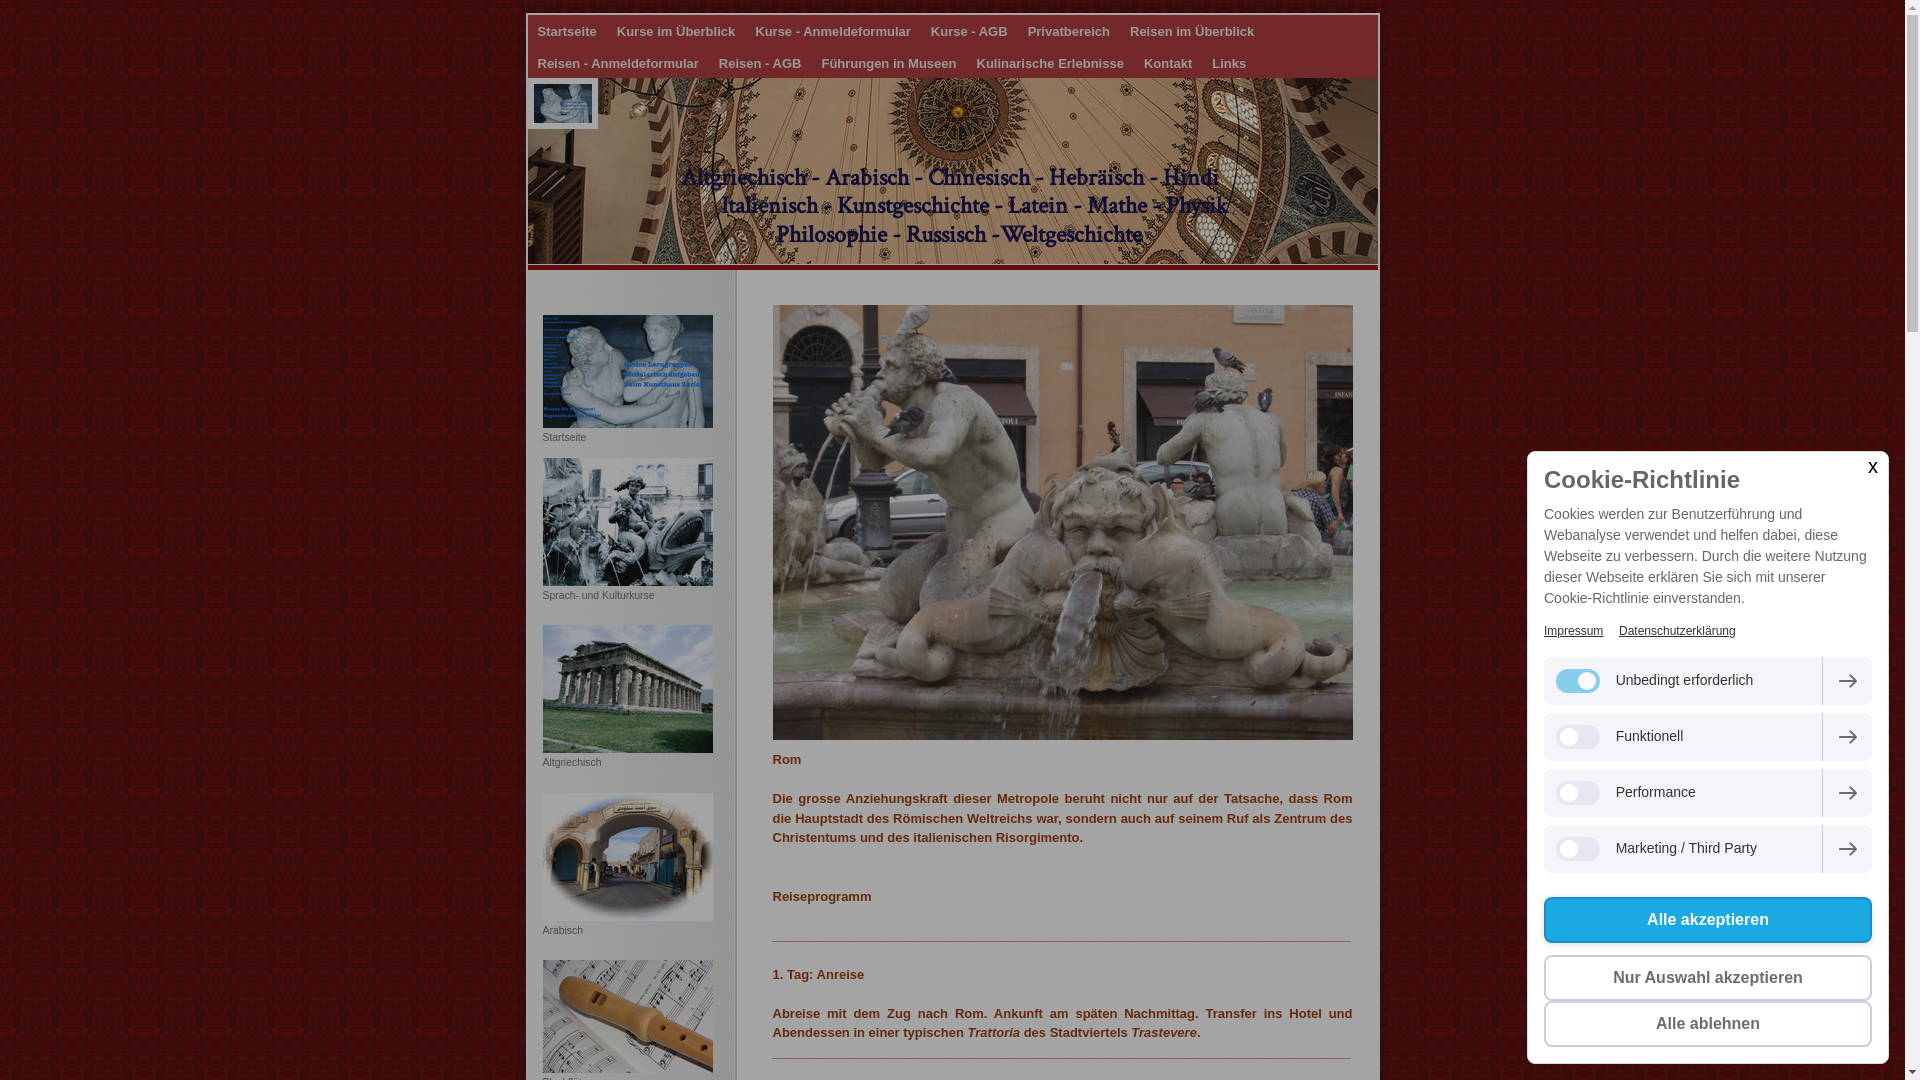 The image size is (1920, 1080). What do you see at coordinates (743, 31) in the screenshot?
I see `'Kurse - Anmeldeformular'` at bounding box center [743, 31].